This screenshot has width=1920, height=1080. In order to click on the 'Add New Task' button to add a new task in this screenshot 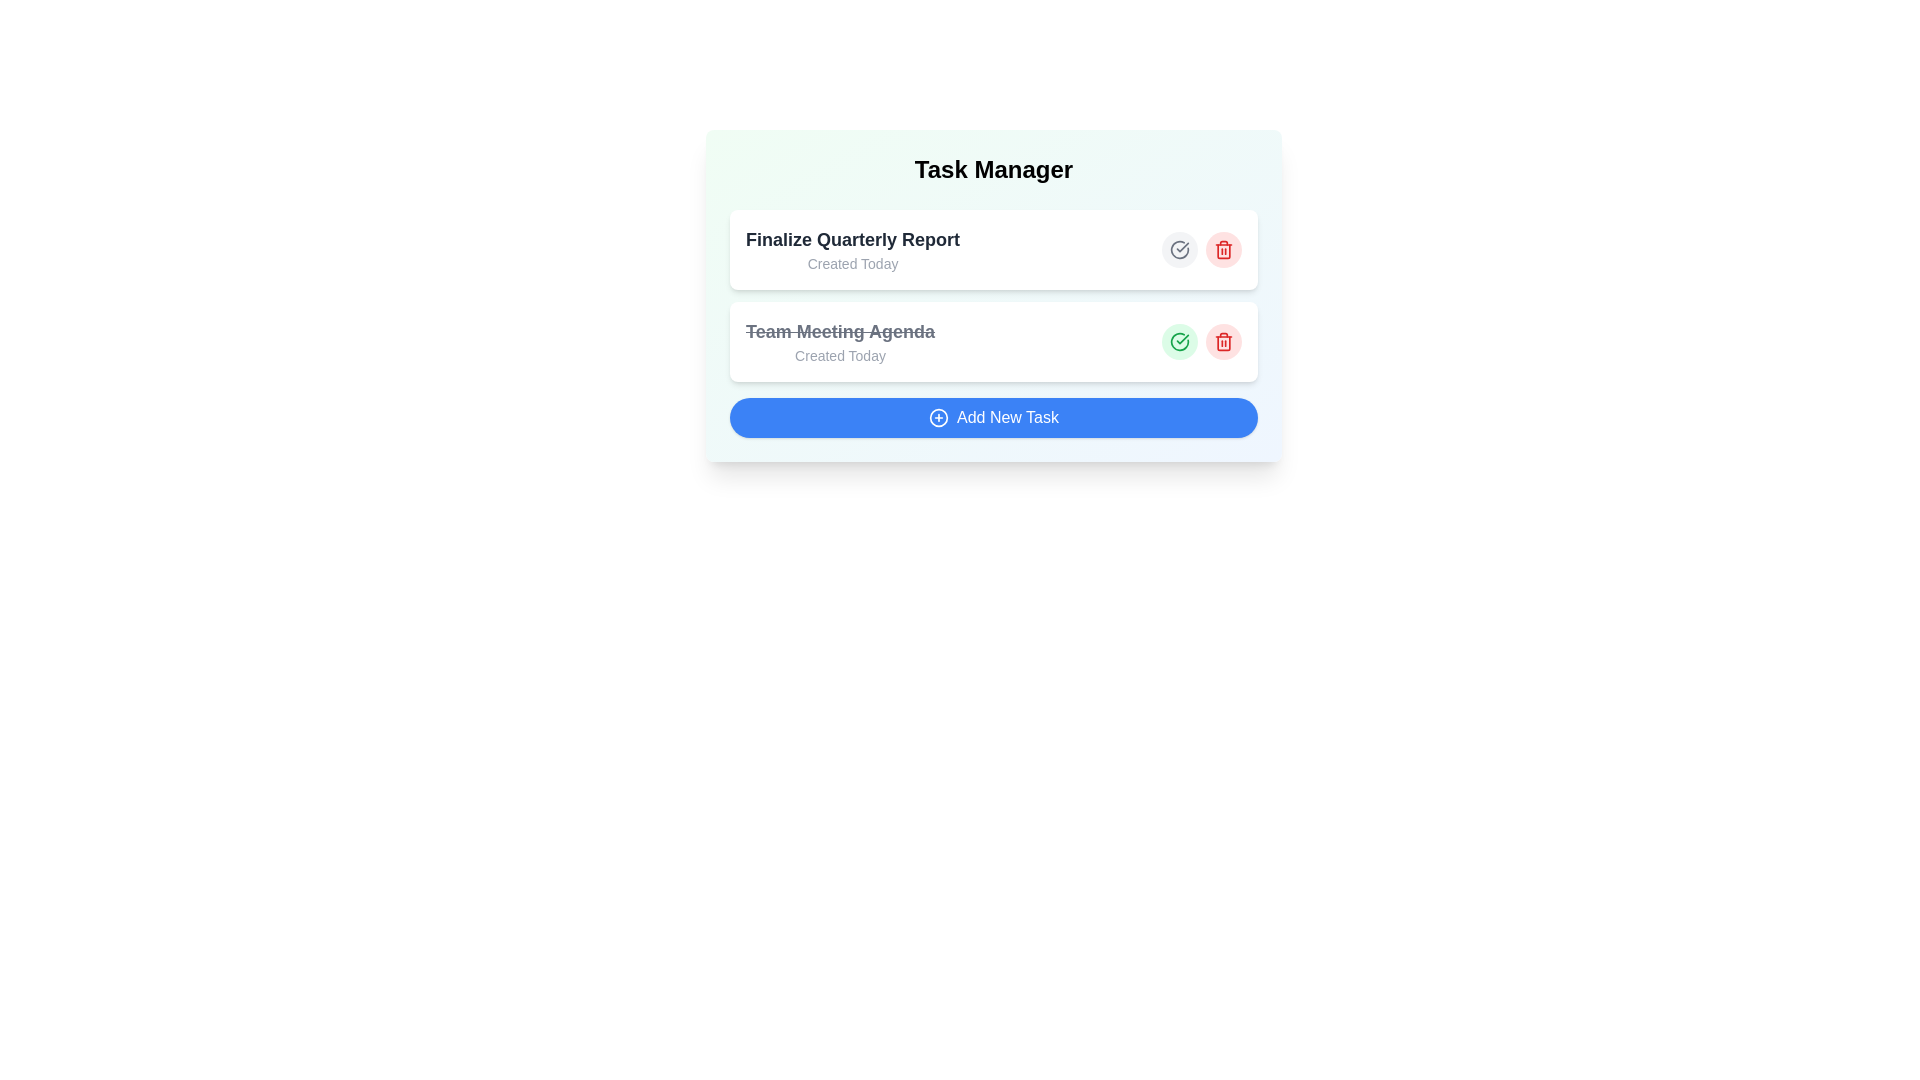, I will do `click(993, 416)`.